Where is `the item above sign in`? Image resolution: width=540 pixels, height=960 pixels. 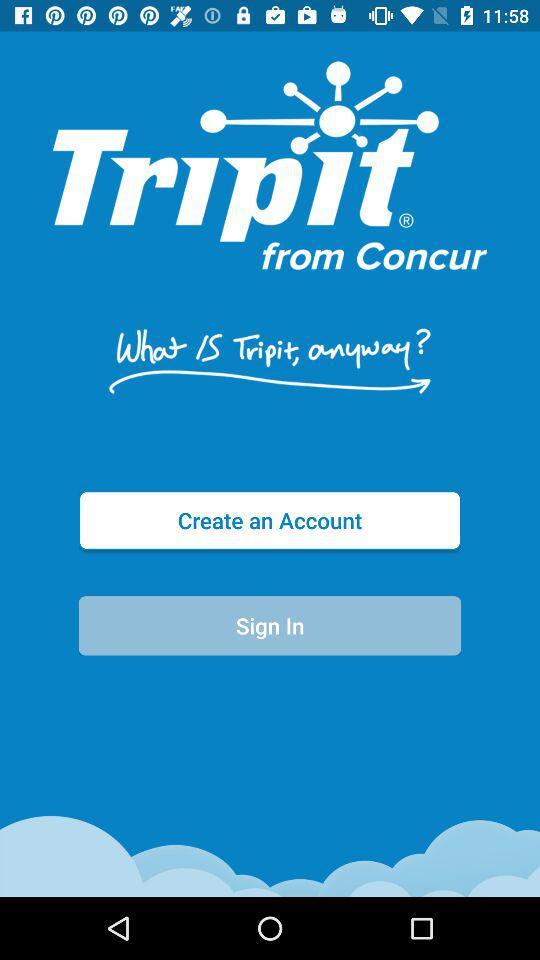
the item above sign in is located at coordinates (270, 519).